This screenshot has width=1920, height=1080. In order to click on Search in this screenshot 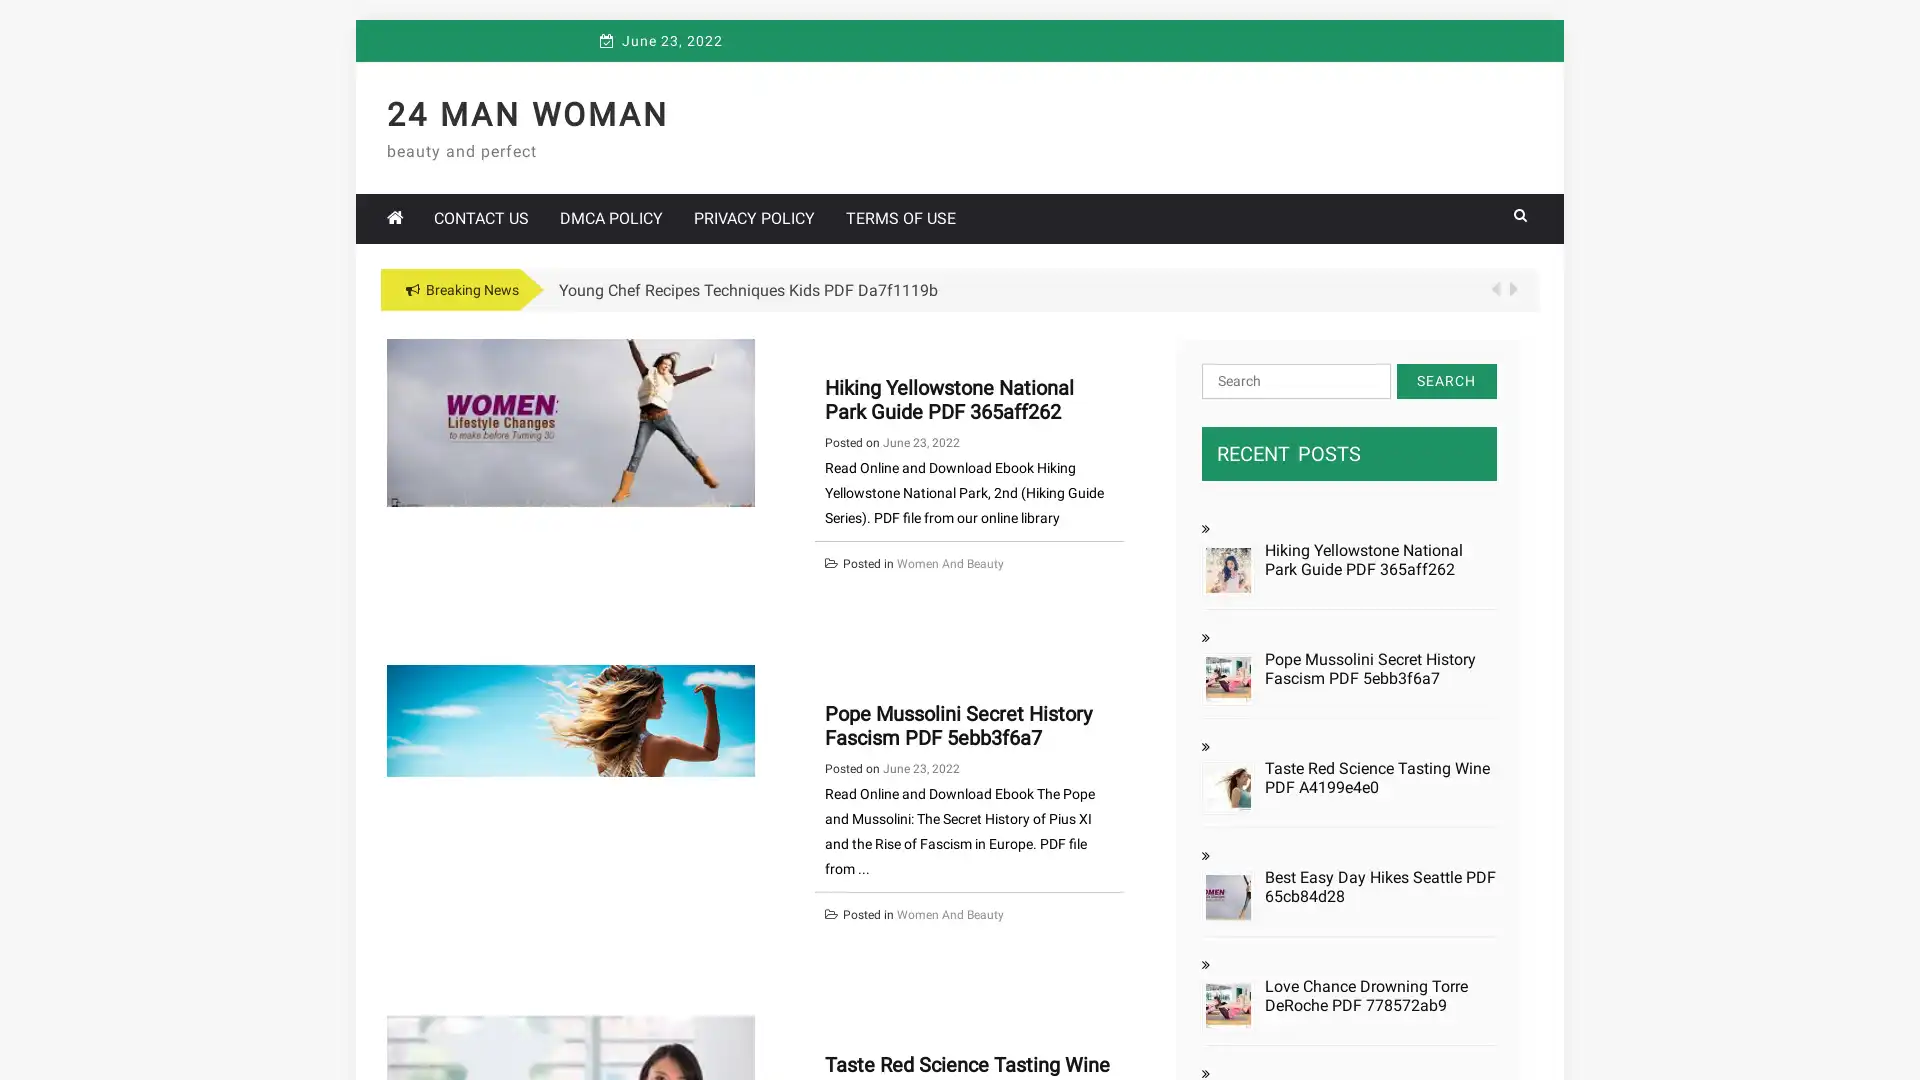, I will do `click(1445, 380)`.